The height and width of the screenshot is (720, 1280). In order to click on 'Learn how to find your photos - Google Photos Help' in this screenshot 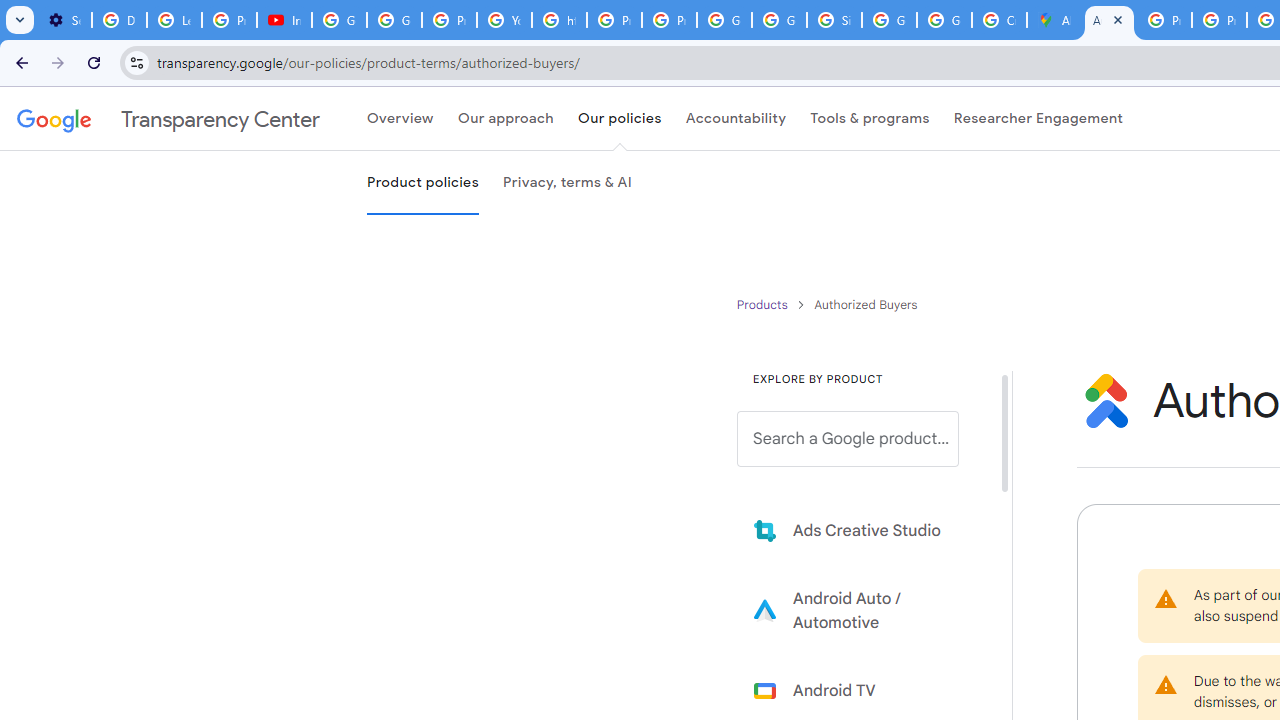, I will do `click(174, 20)`.